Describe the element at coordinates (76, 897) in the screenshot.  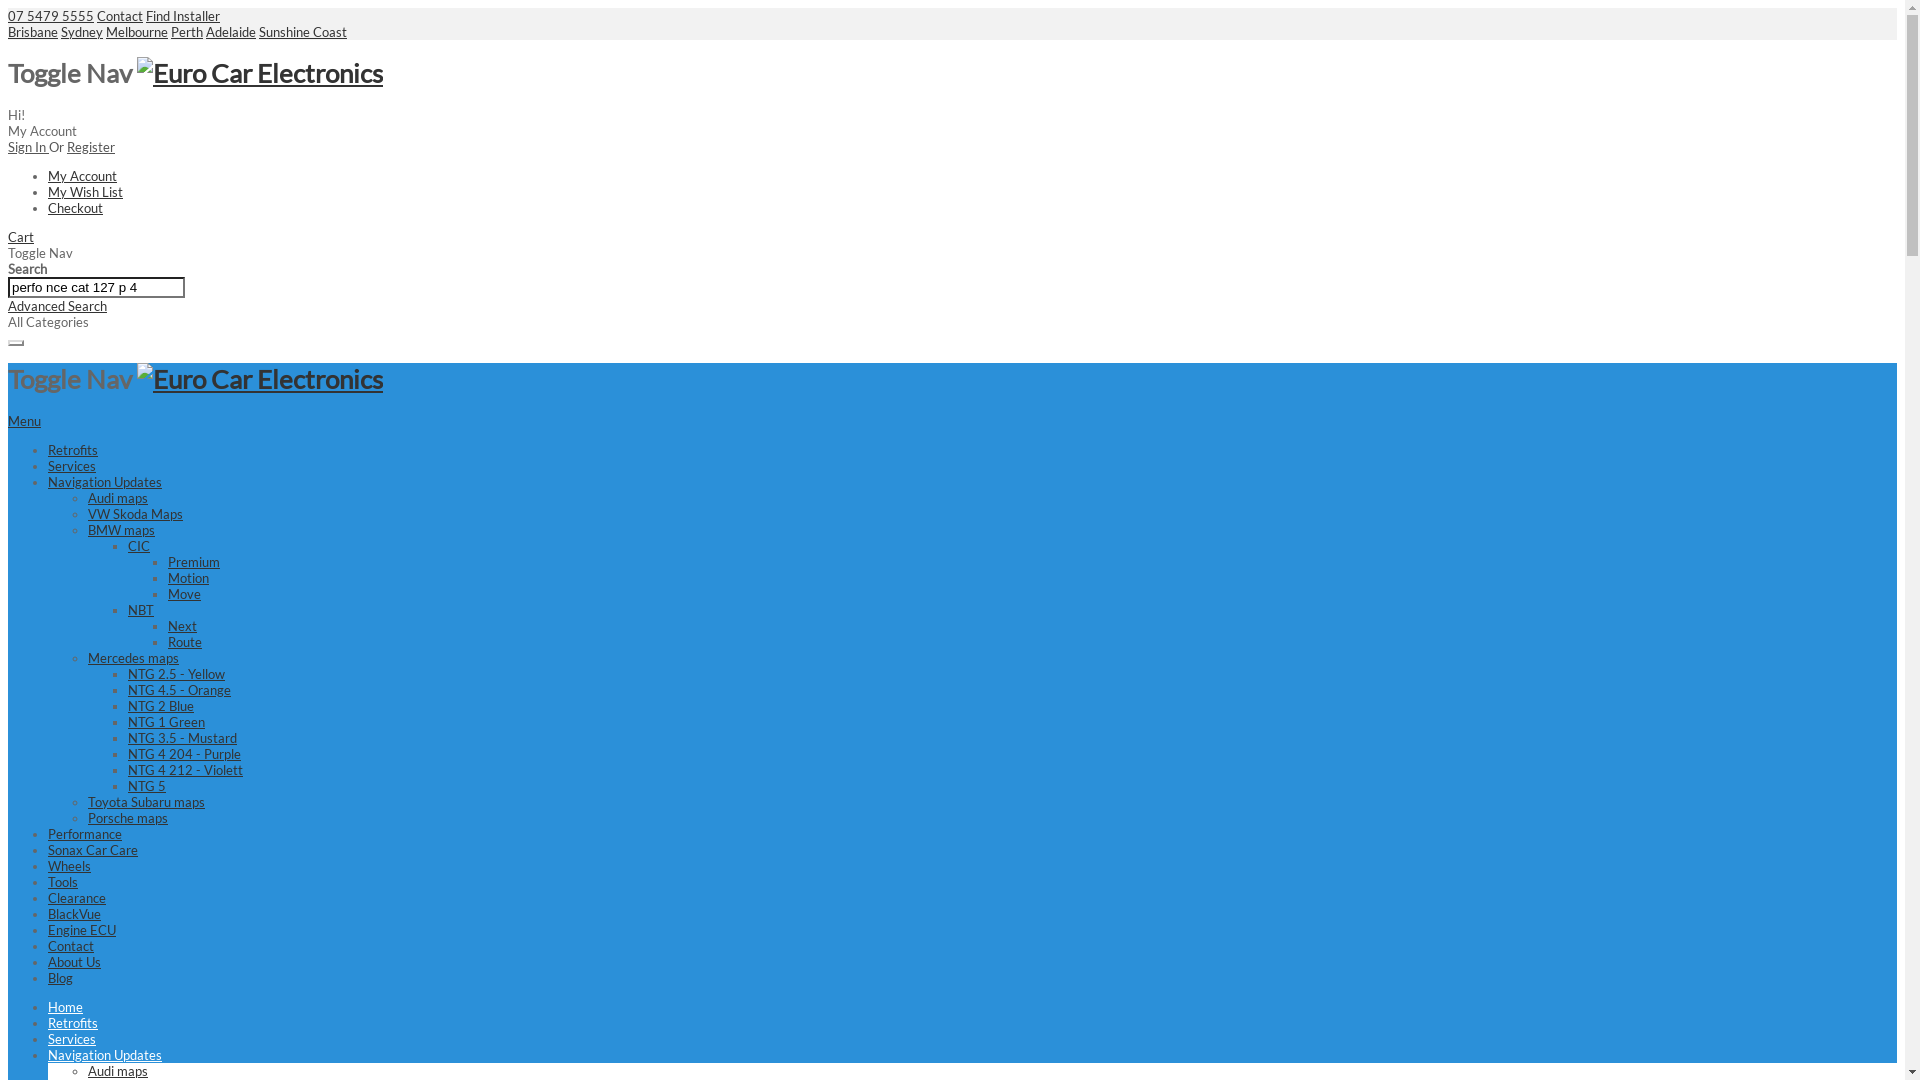
I see `'Clearance'` at that location.